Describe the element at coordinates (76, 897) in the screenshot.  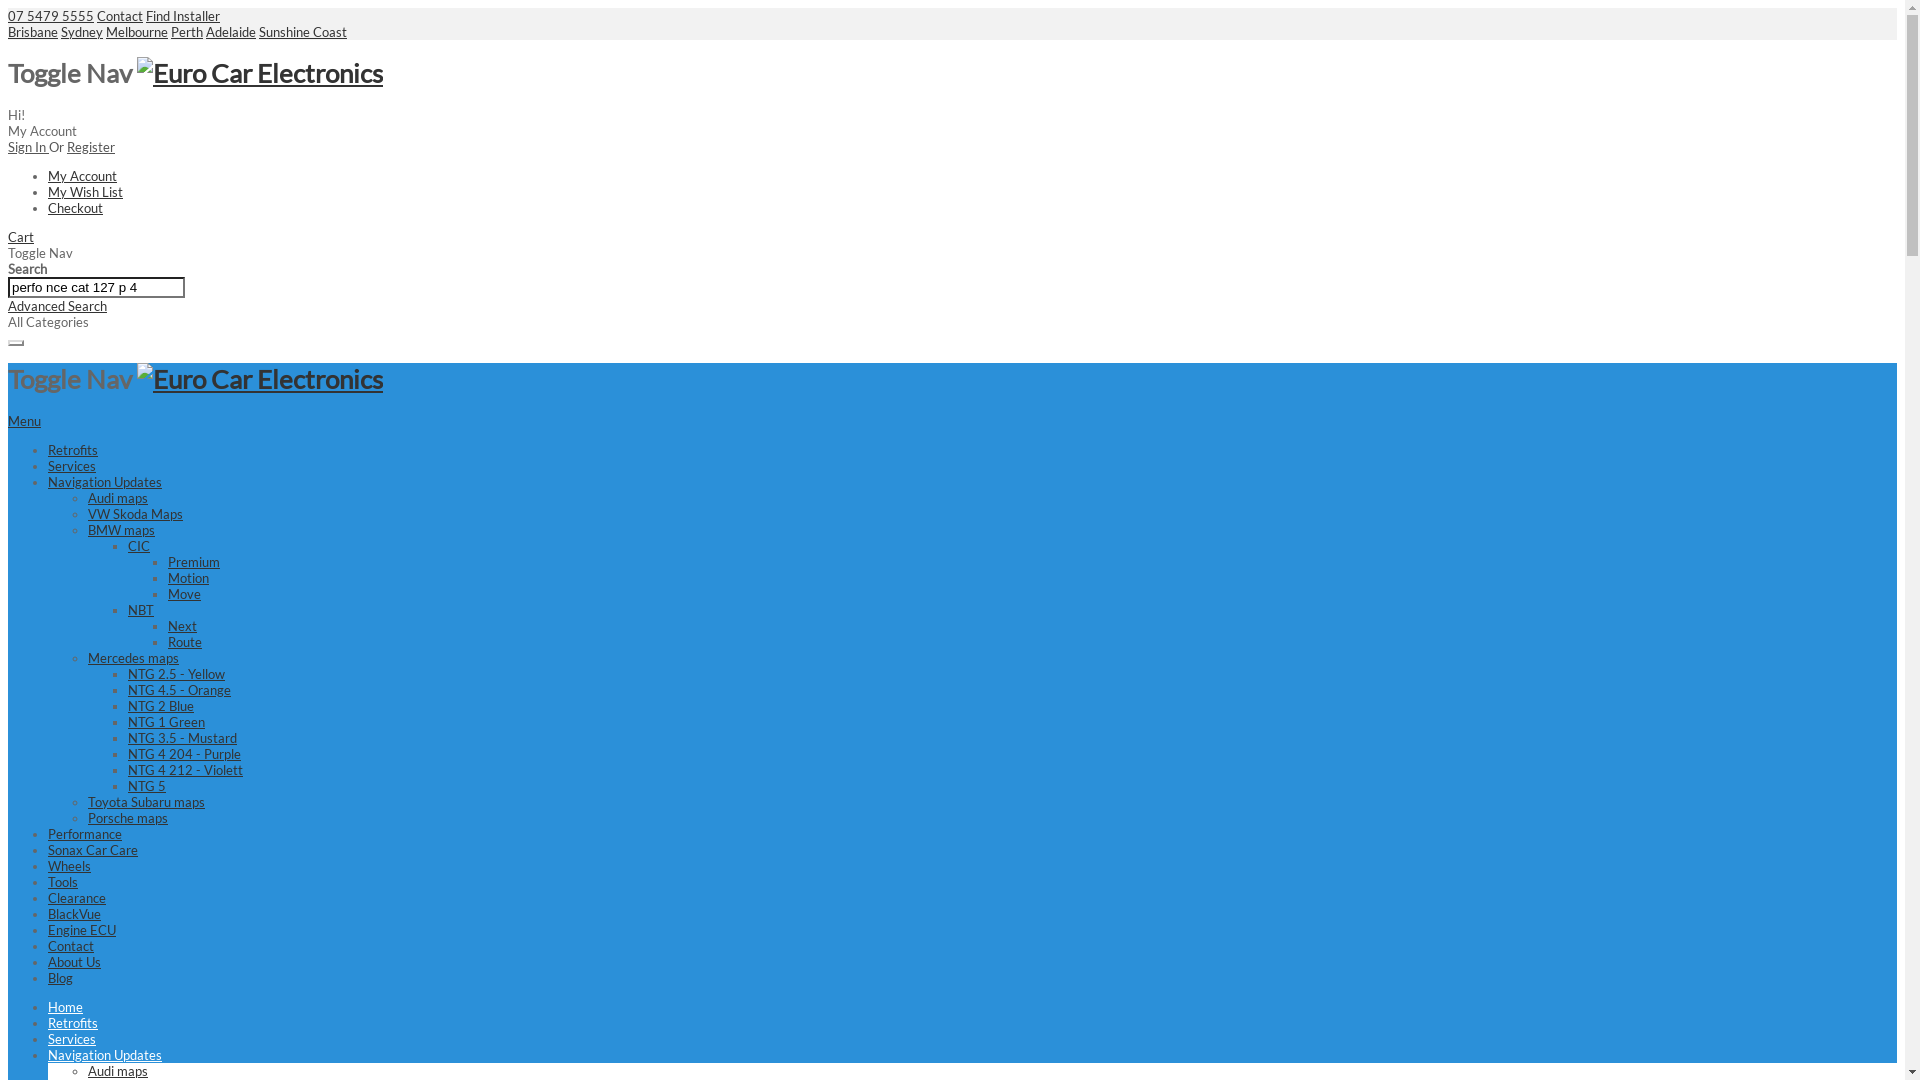
I see `'Clearance'` at that location.